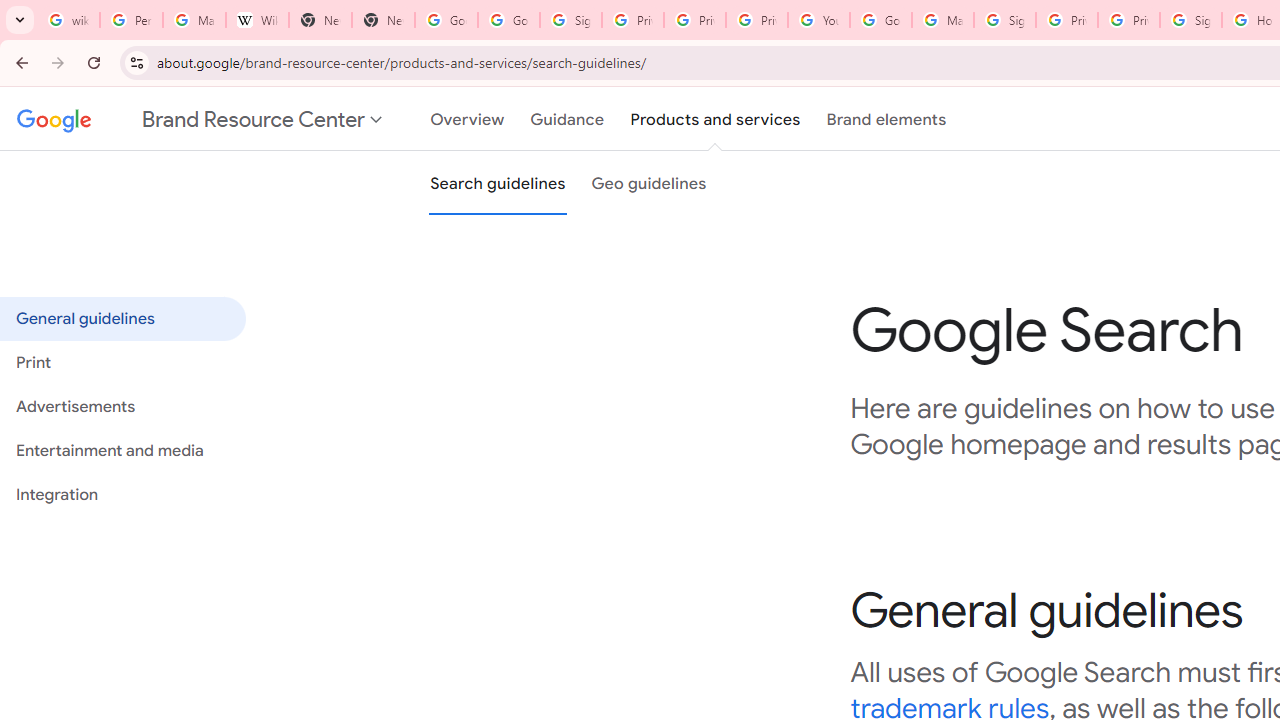  What do you see at coordinates (569, 20) in the screenshot?
I see `'Sign in - Google Accounts'` at bounding box center [569, 20].